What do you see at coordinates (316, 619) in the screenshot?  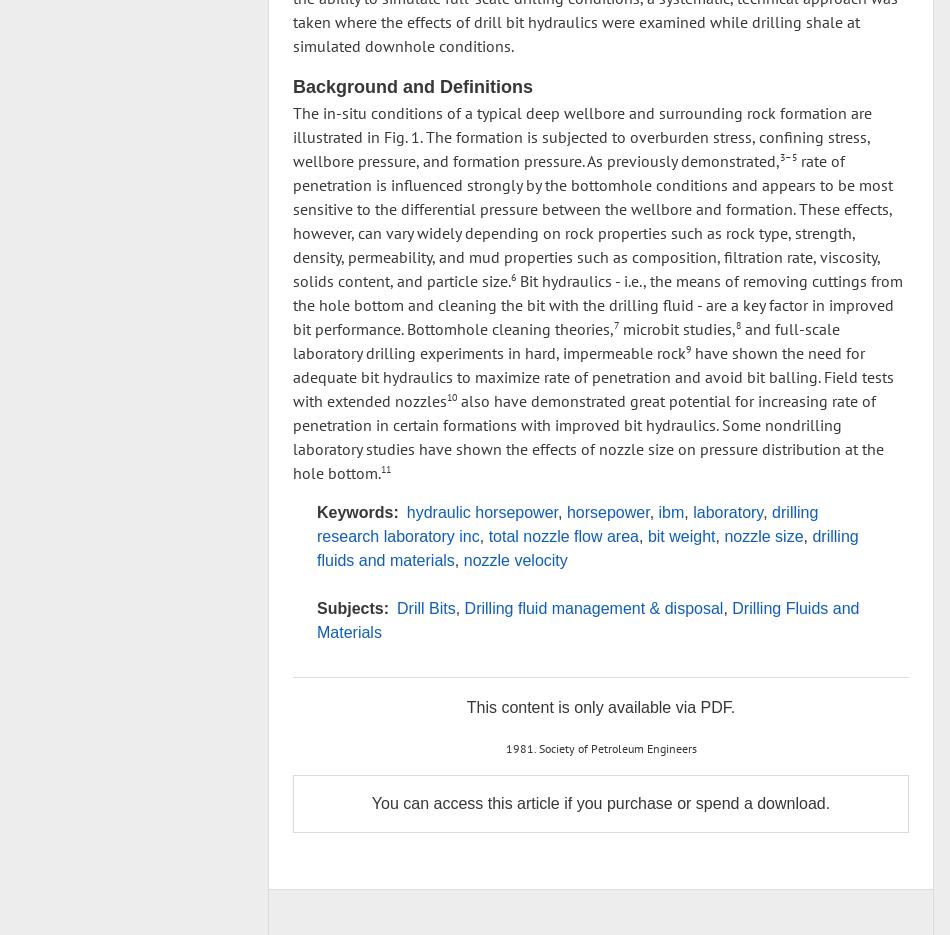 I see `'Drilling Fluids and Materials'` at bounding box center [316, 619].